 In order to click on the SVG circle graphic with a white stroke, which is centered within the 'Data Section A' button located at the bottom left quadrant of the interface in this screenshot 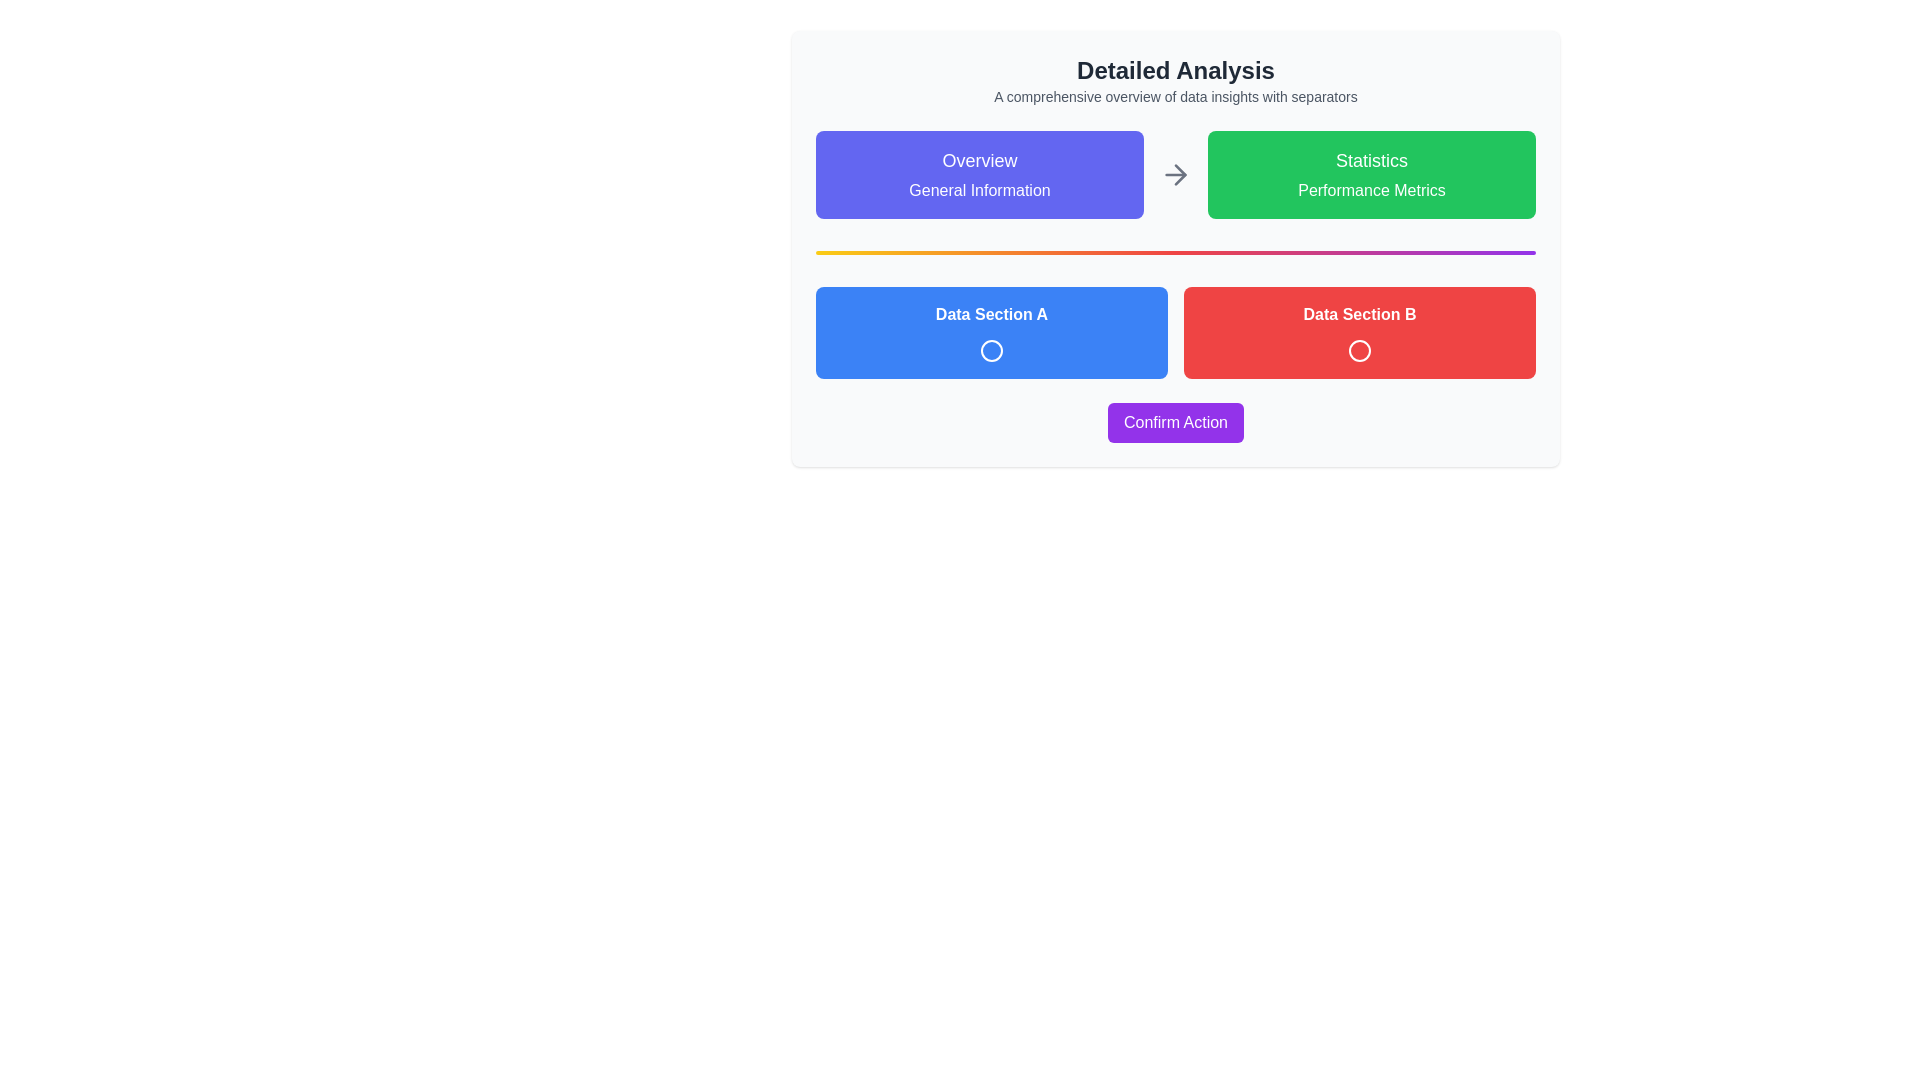, I will do `click(992, 350)`.